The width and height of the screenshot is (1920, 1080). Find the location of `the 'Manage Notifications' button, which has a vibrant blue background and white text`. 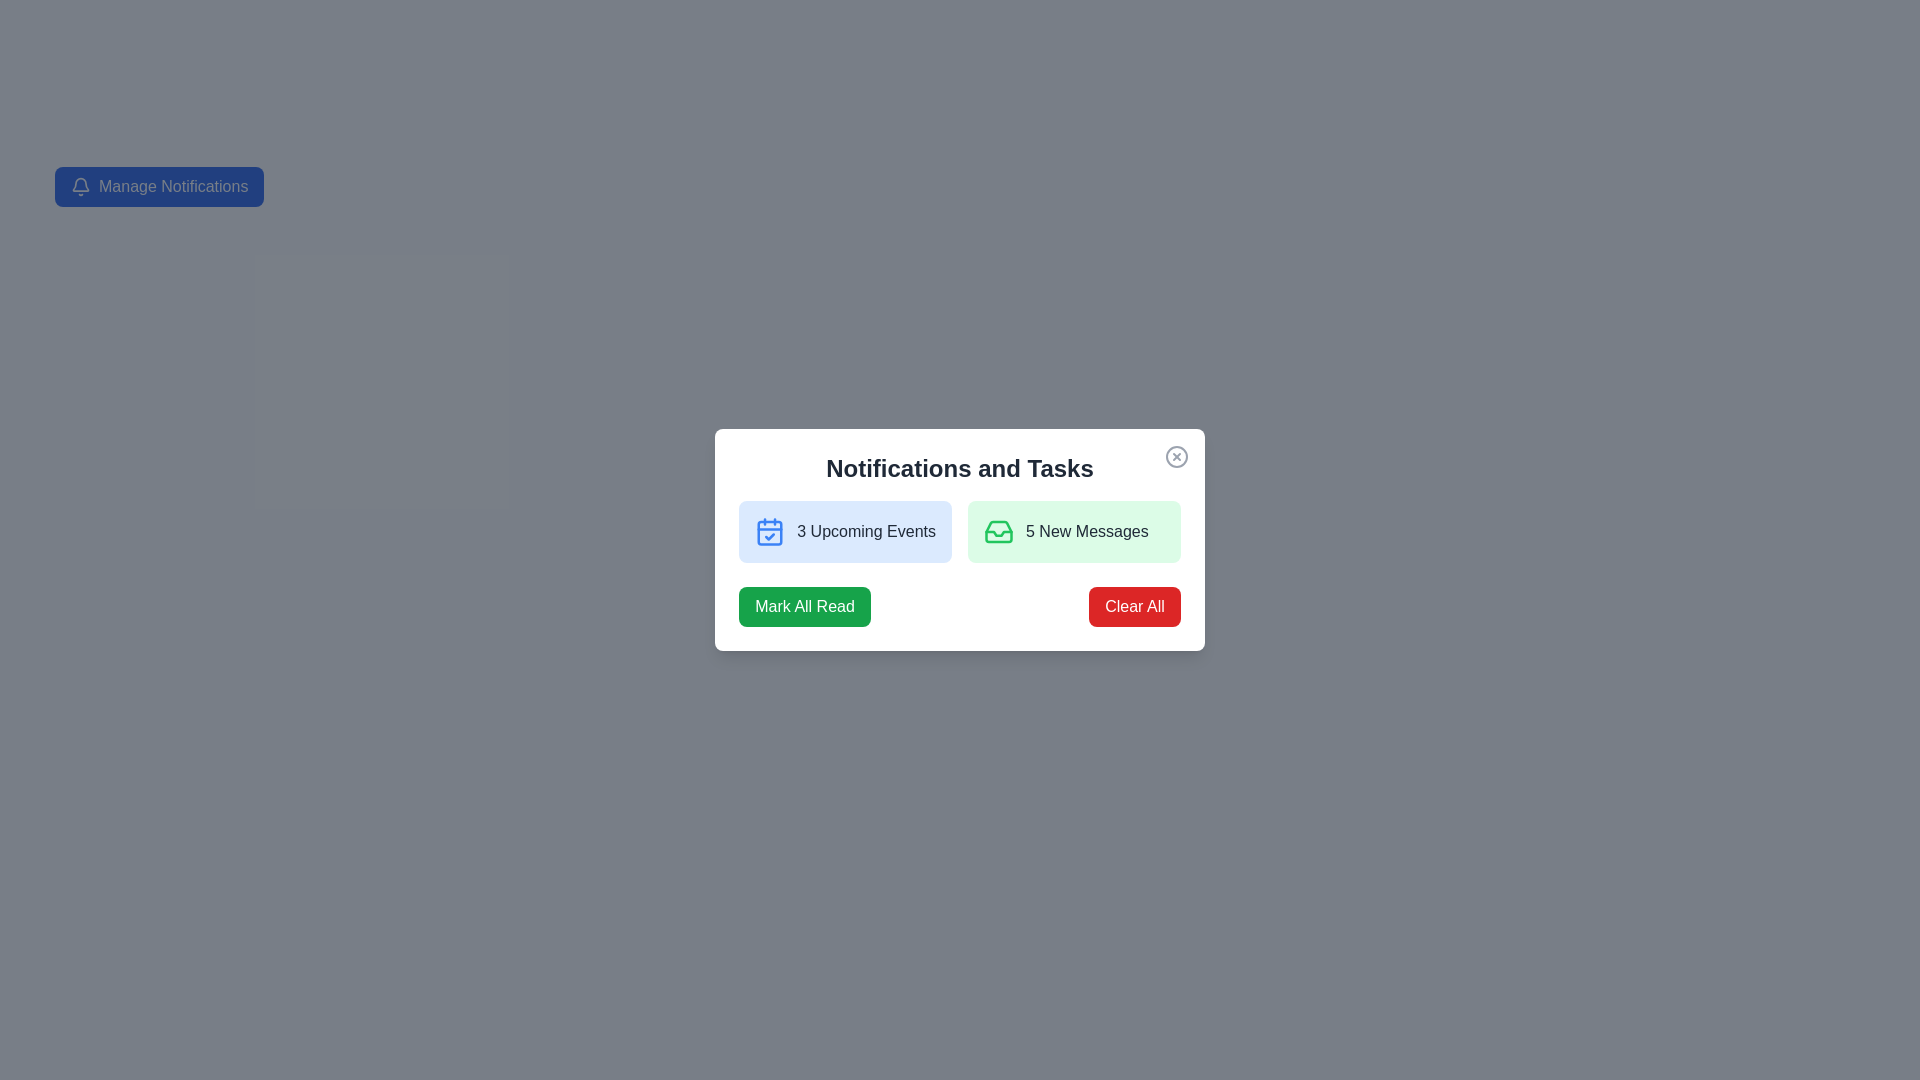

the 'Manage Notifications' button, which has a vibrant blue background and white text is located at coordinates (158, 186).